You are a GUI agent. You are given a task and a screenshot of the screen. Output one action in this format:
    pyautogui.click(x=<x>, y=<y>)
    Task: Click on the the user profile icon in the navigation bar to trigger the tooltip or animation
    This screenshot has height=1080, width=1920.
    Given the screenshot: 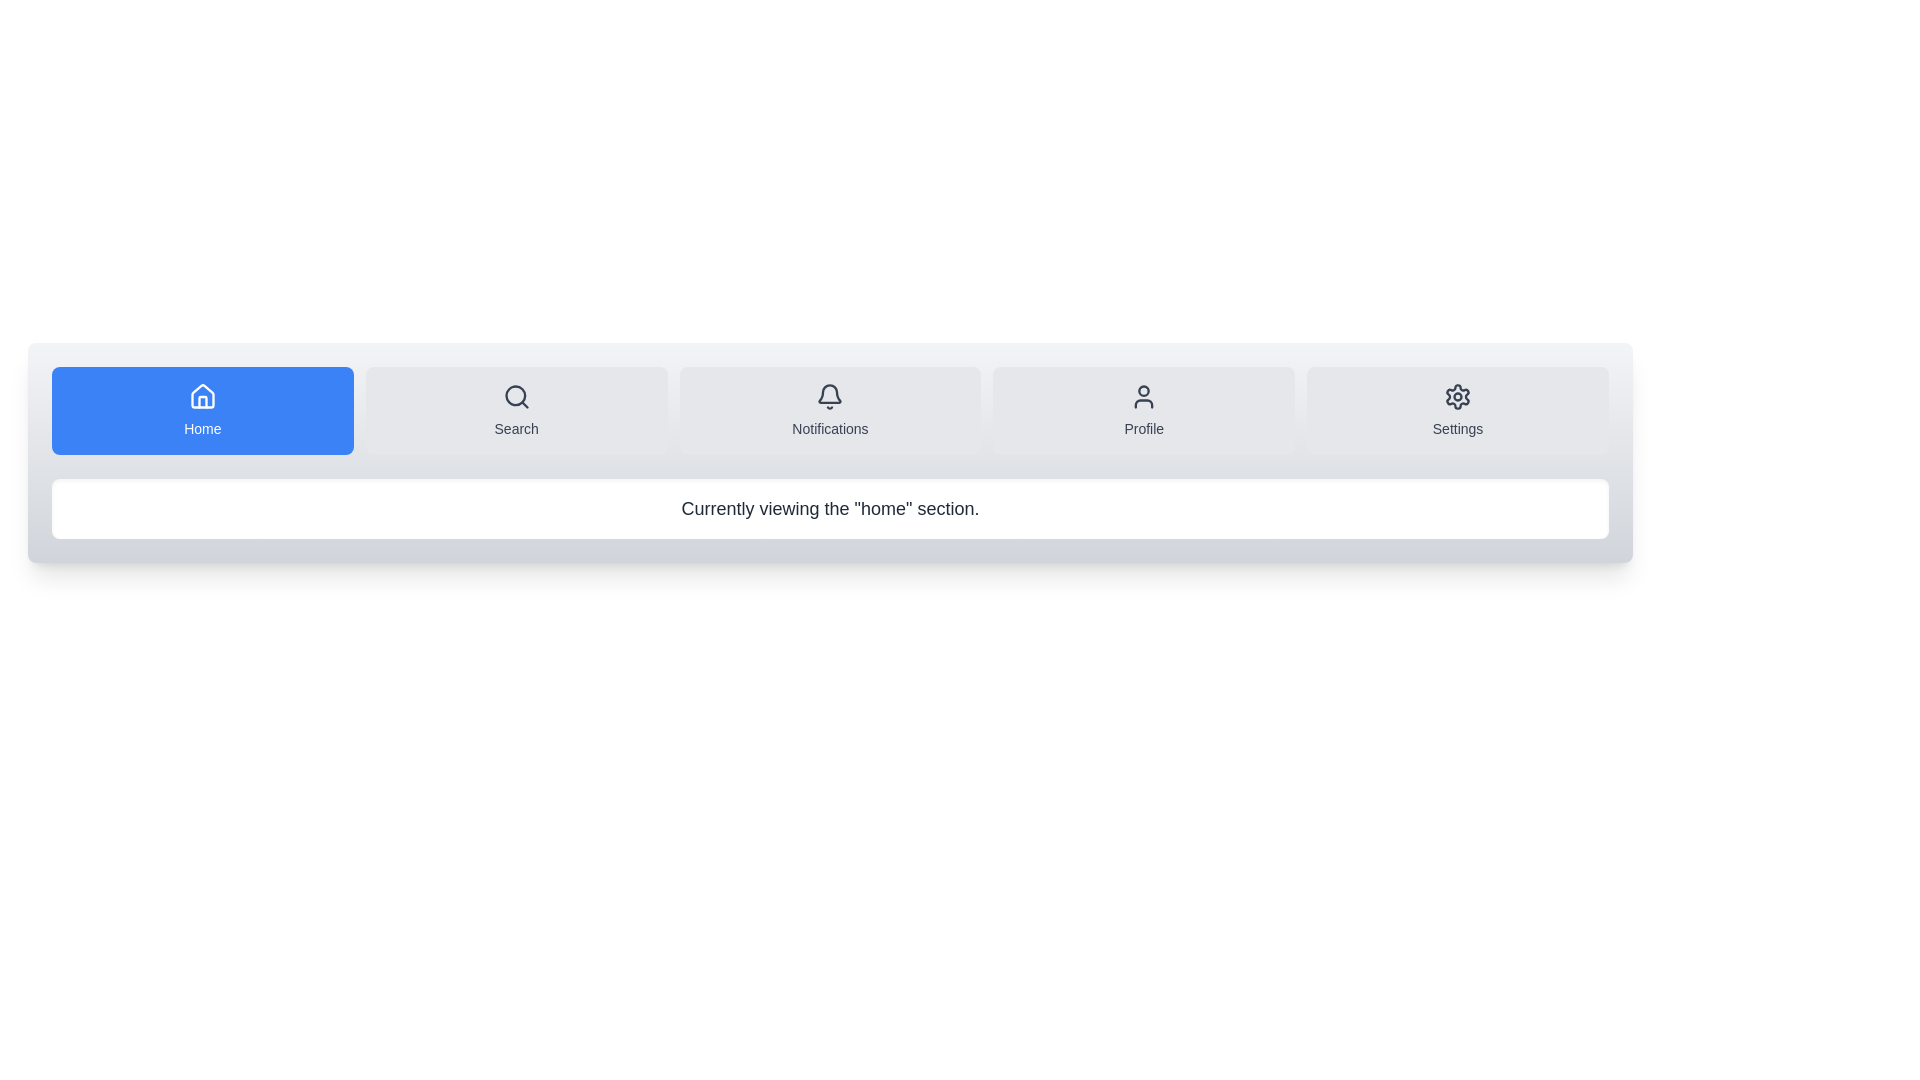 What is the action you would take?
    pyautogui.click(x=1144, y=397)
    